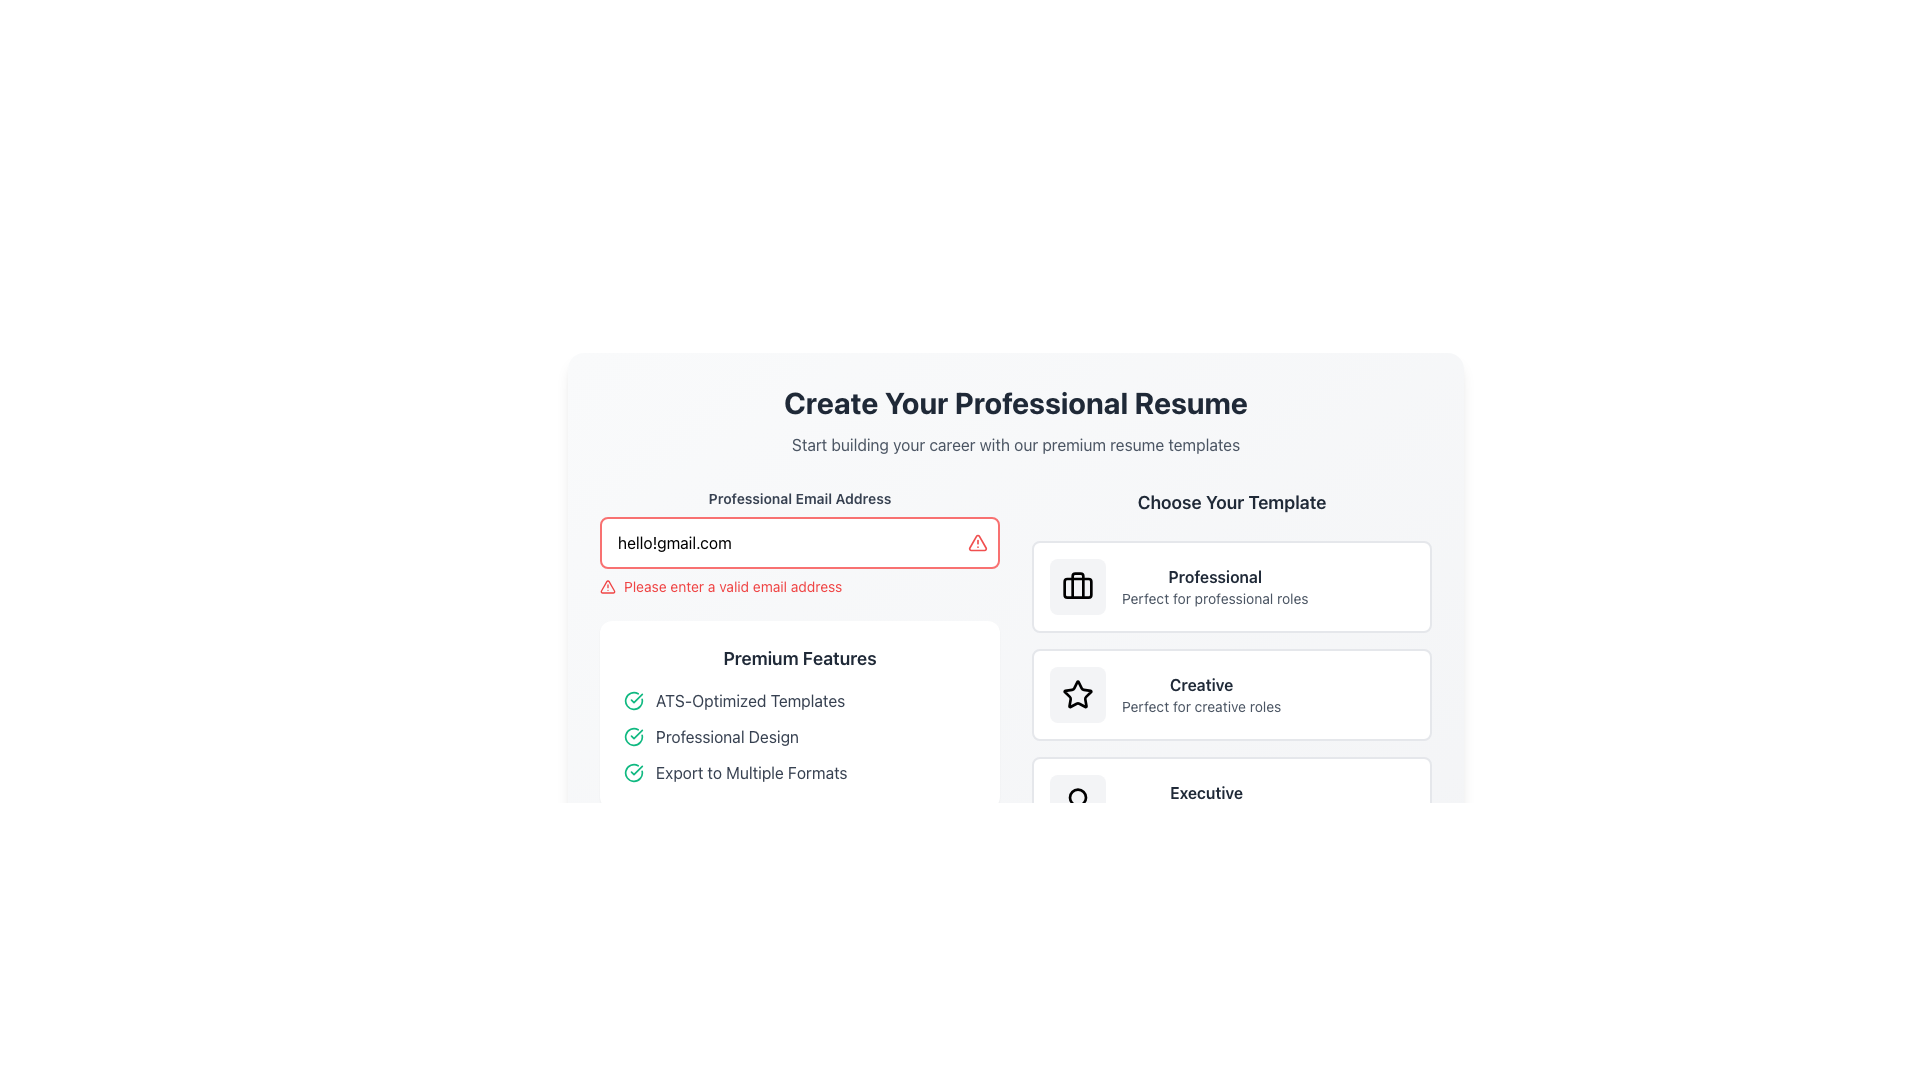  What do you see at coordinates (1231, 801) in the screenshot?
I see `the selectable button for the 'Executive' template located in the 'Choose Your Template' section, specifically the third option below 'Professional' and 'Creative'` at bounding box center [1231, 801].